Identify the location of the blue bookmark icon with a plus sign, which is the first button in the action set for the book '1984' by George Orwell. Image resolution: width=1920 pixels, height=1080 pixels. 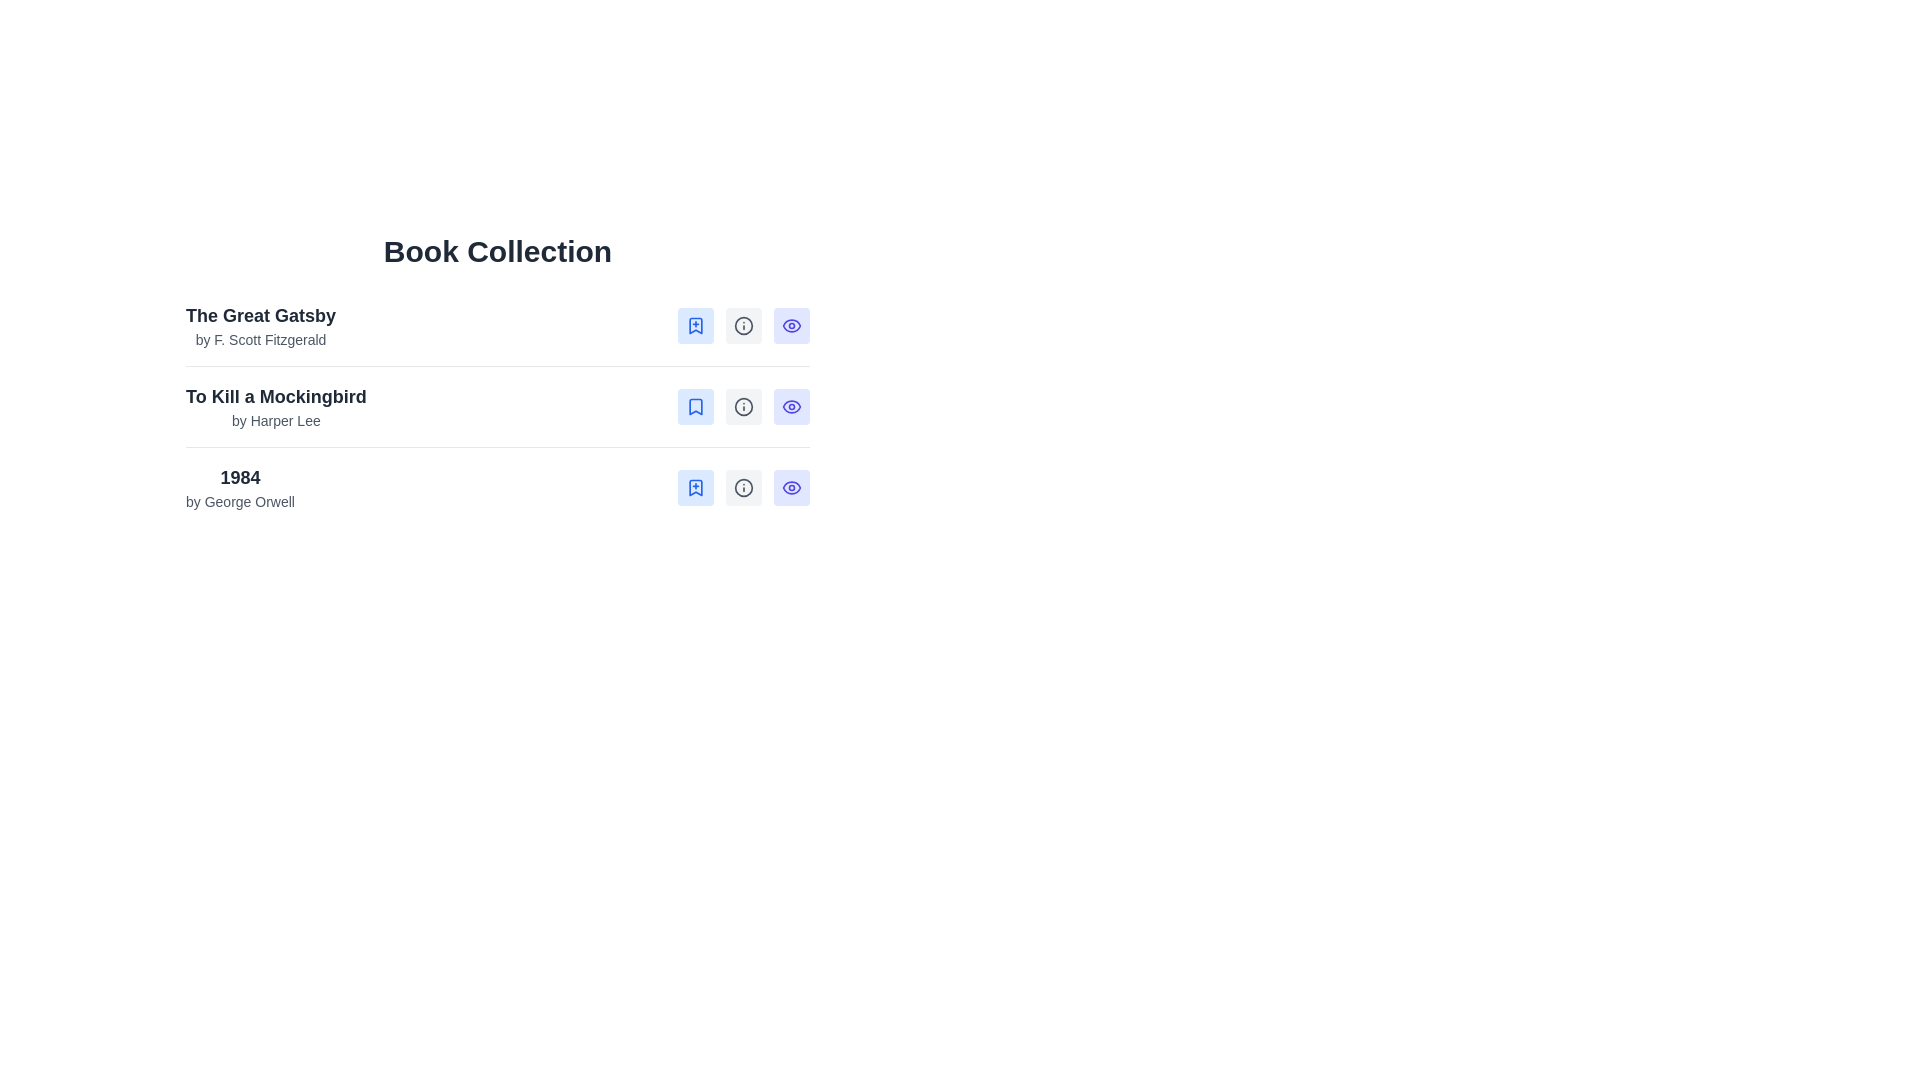
(696, 488).